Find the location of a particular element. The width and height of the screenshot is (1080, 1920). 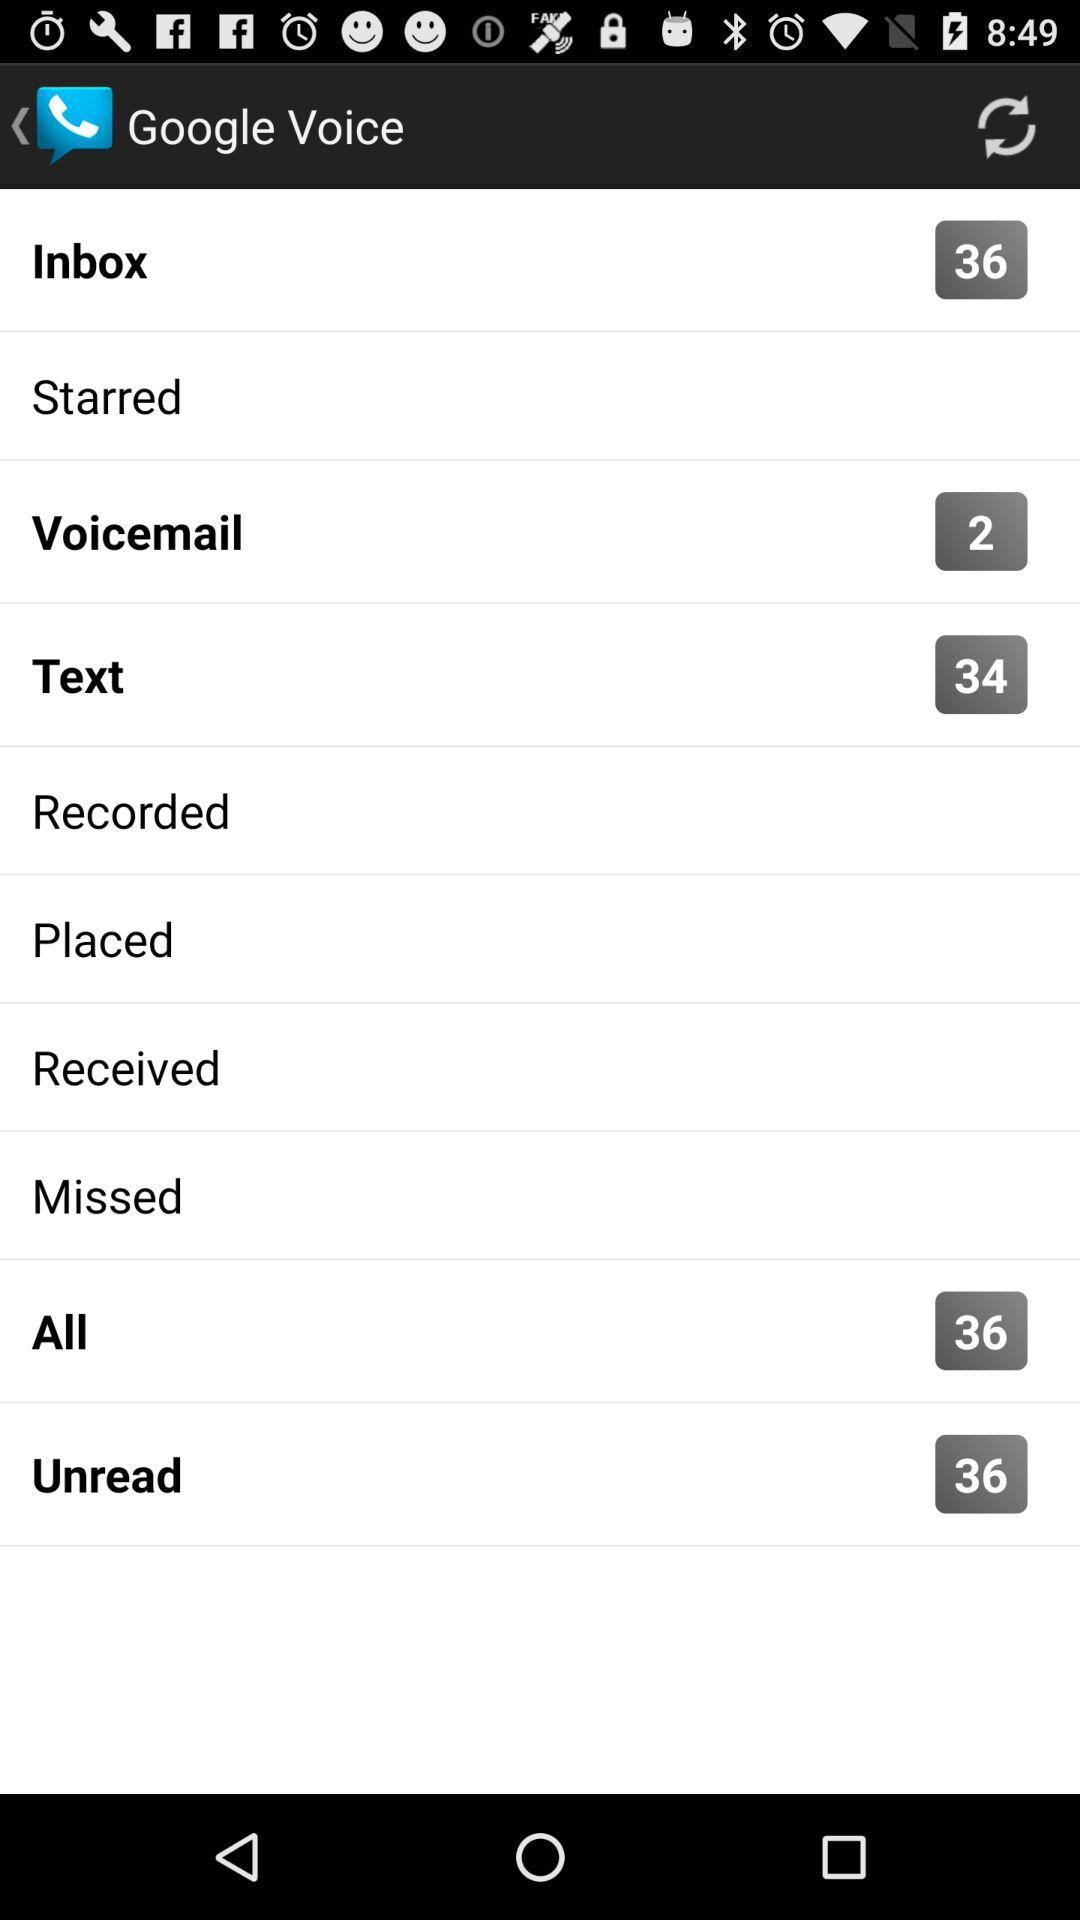

icon next to 36 is located at coordinates (478, 1474).